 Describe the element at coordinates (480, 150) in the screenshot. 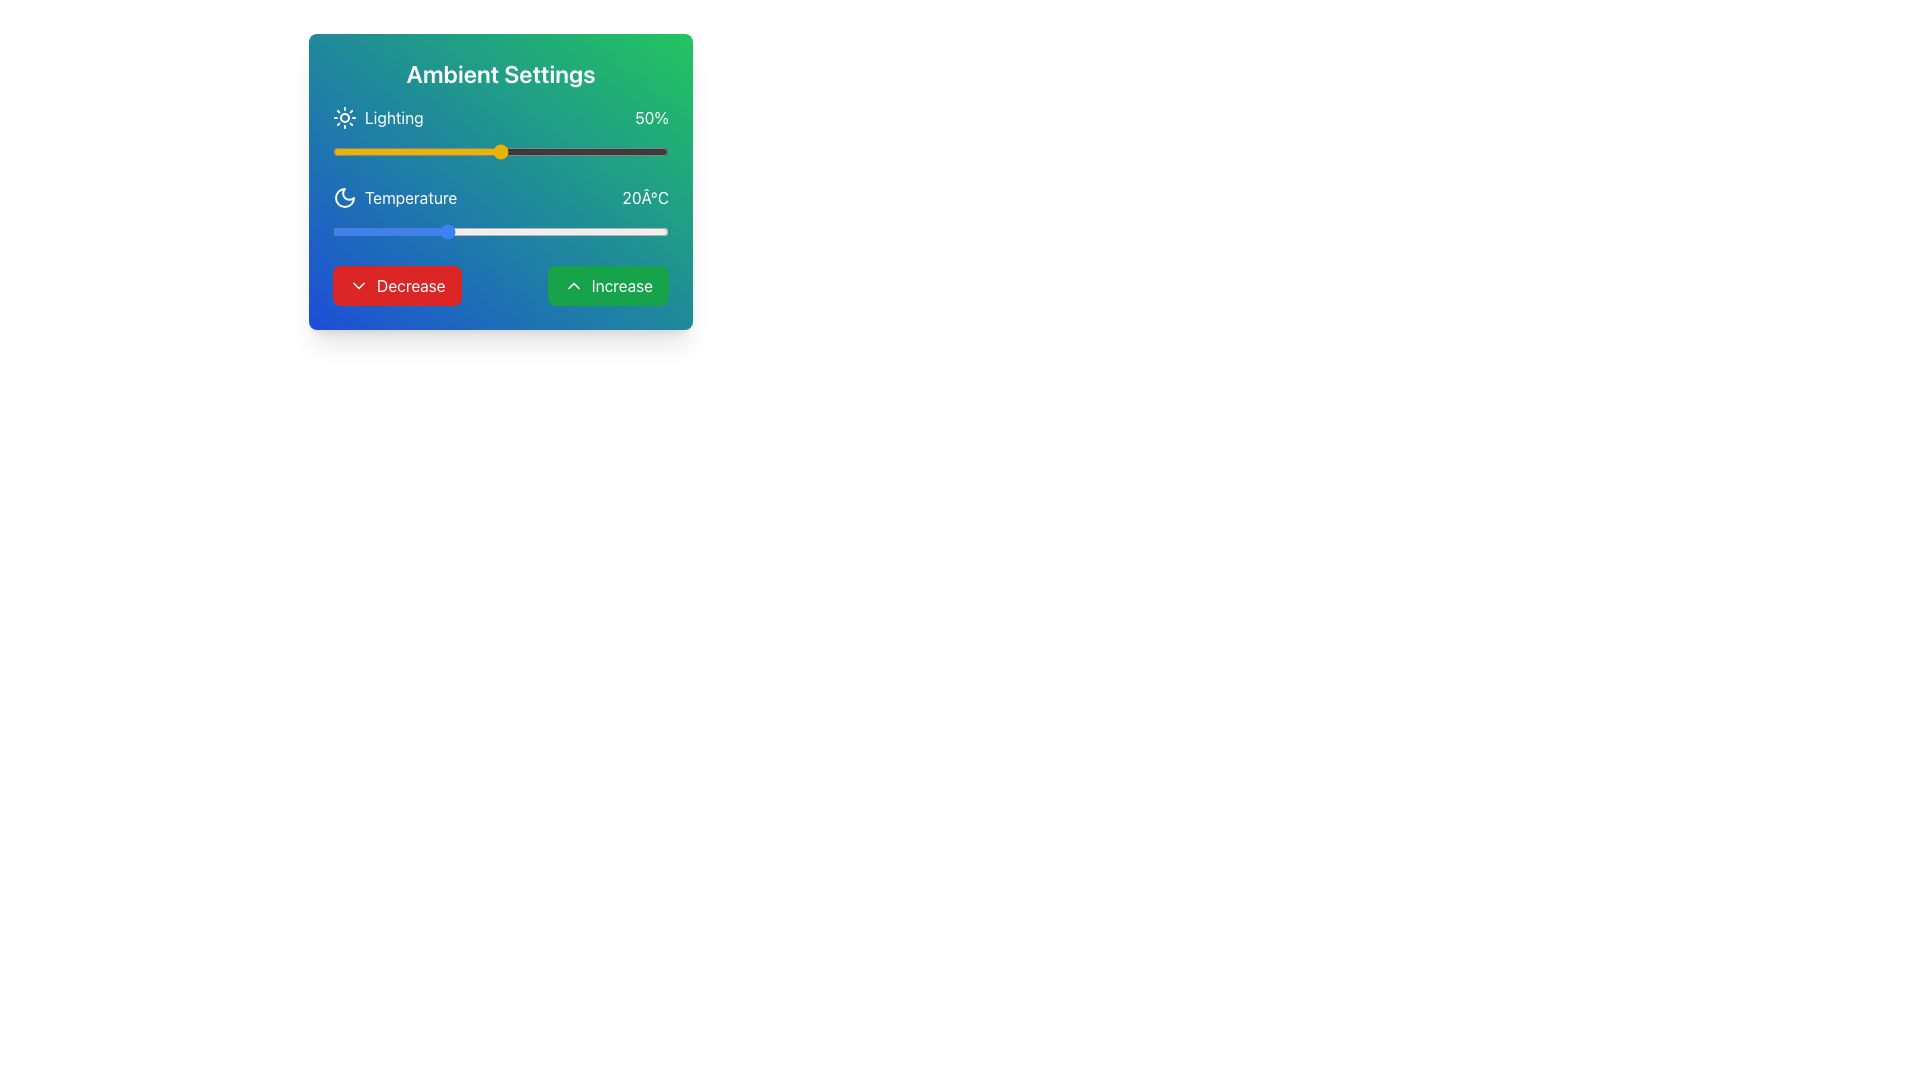

I see `brightness level` at that location.